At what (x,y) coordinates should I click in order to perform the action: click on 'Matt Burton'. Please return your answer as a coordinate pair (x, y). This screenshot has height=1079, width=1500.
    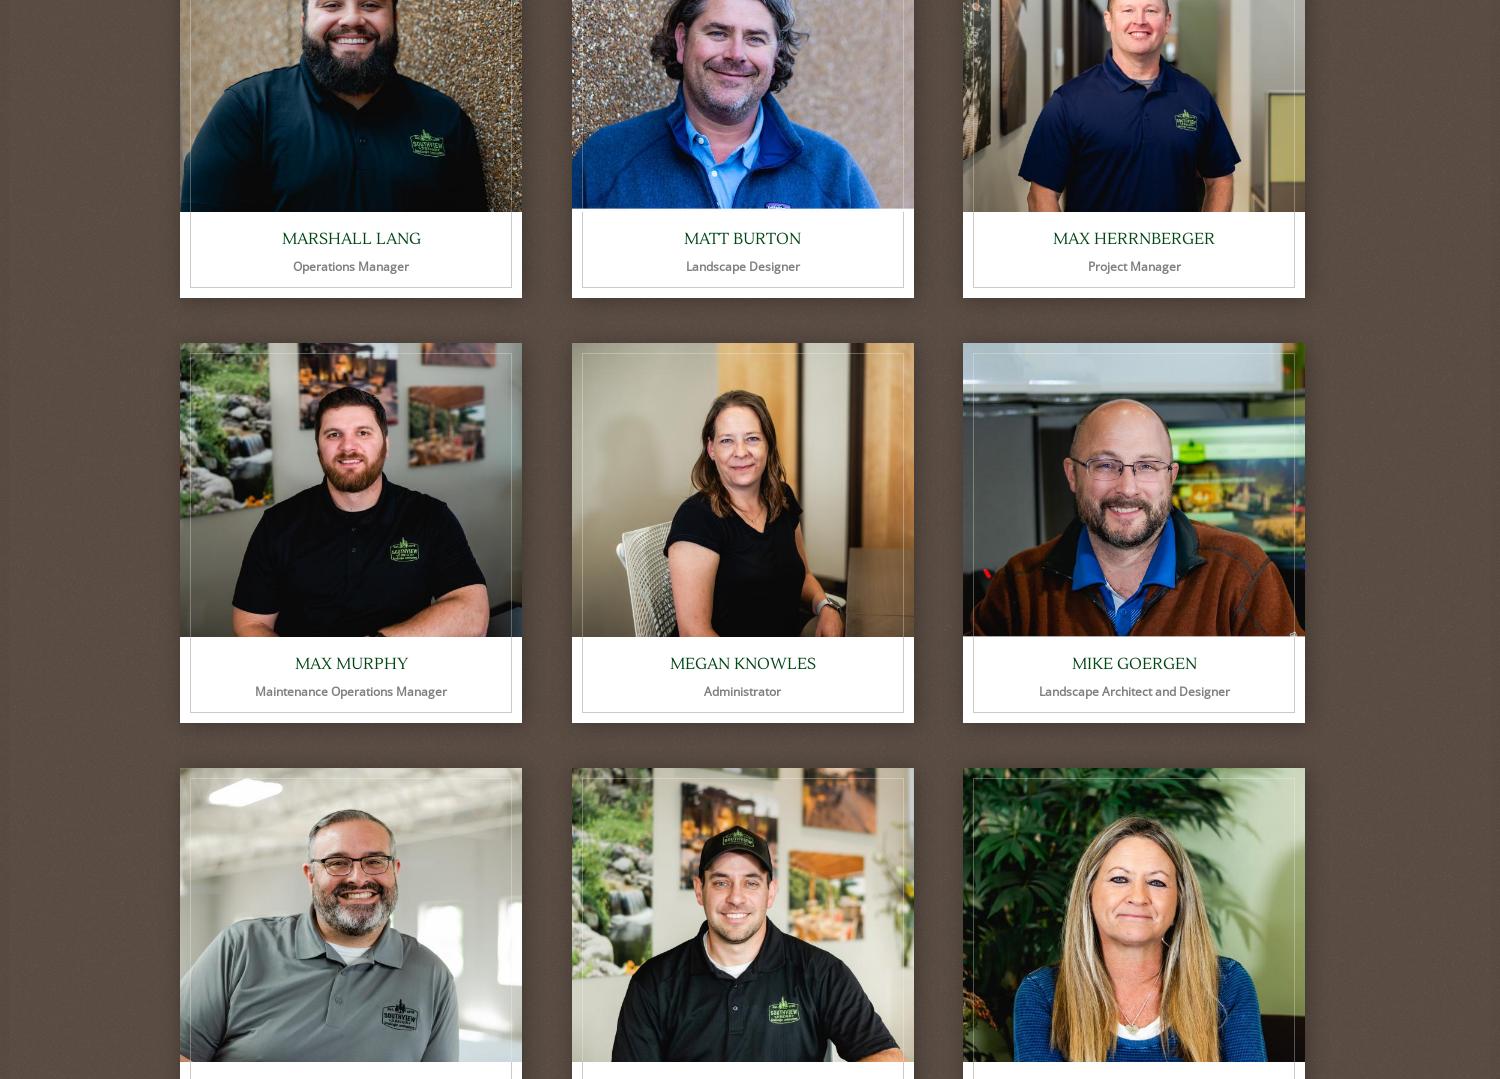
    Looking at the image, I should click on (741, 237).